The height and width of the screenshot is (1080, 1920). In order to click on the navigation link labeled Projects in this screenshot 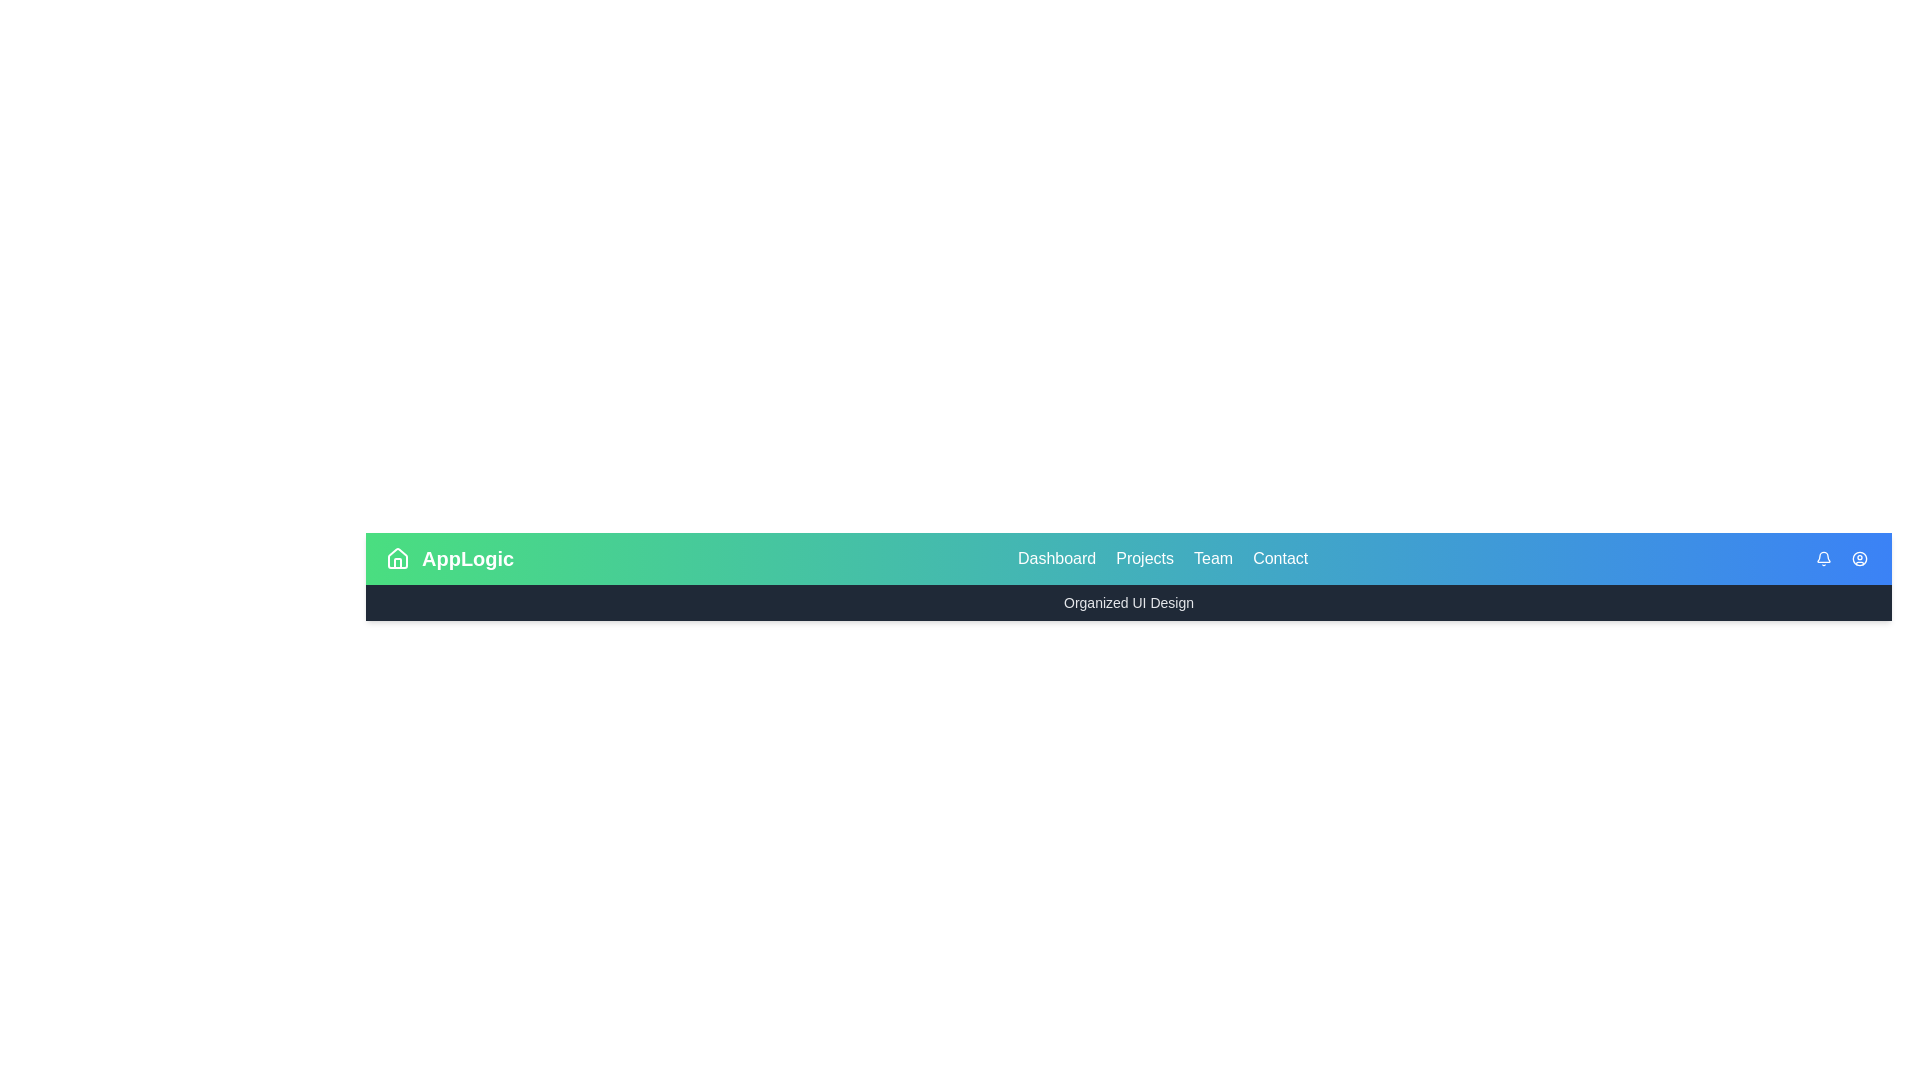, I will do `click(1145, 559)`.